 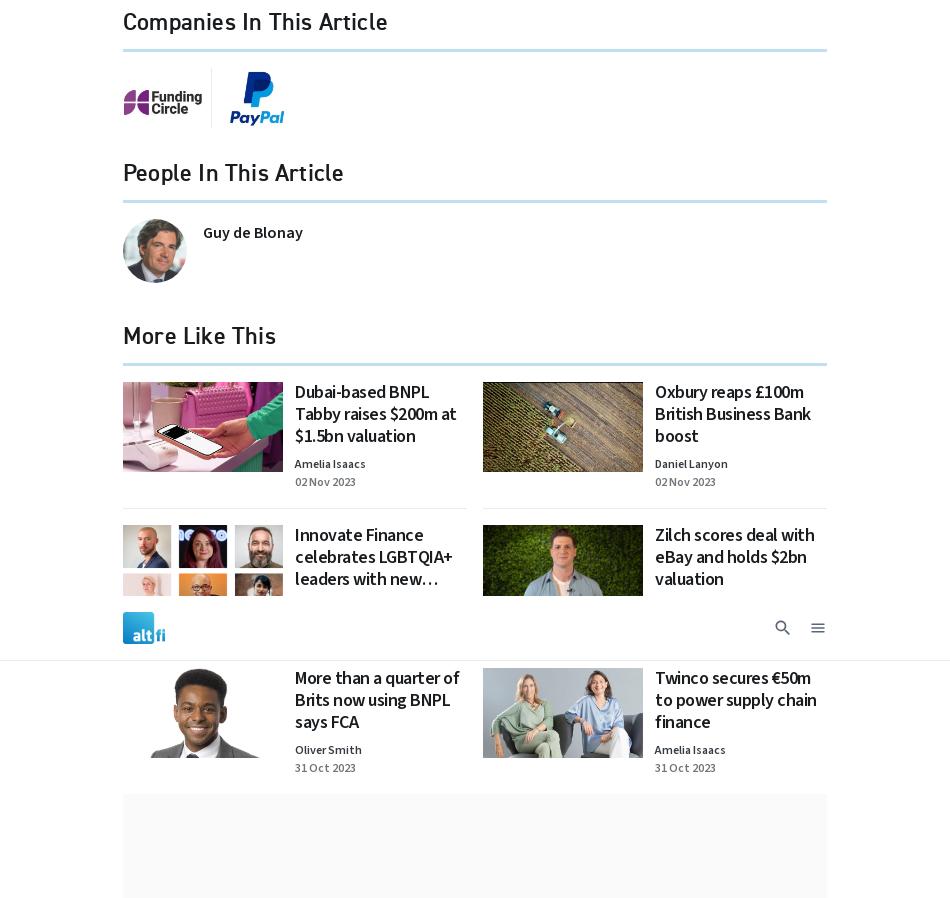 I want to click on 'All Rights Reserved 2013-2023.', so click(x=615, y=243).